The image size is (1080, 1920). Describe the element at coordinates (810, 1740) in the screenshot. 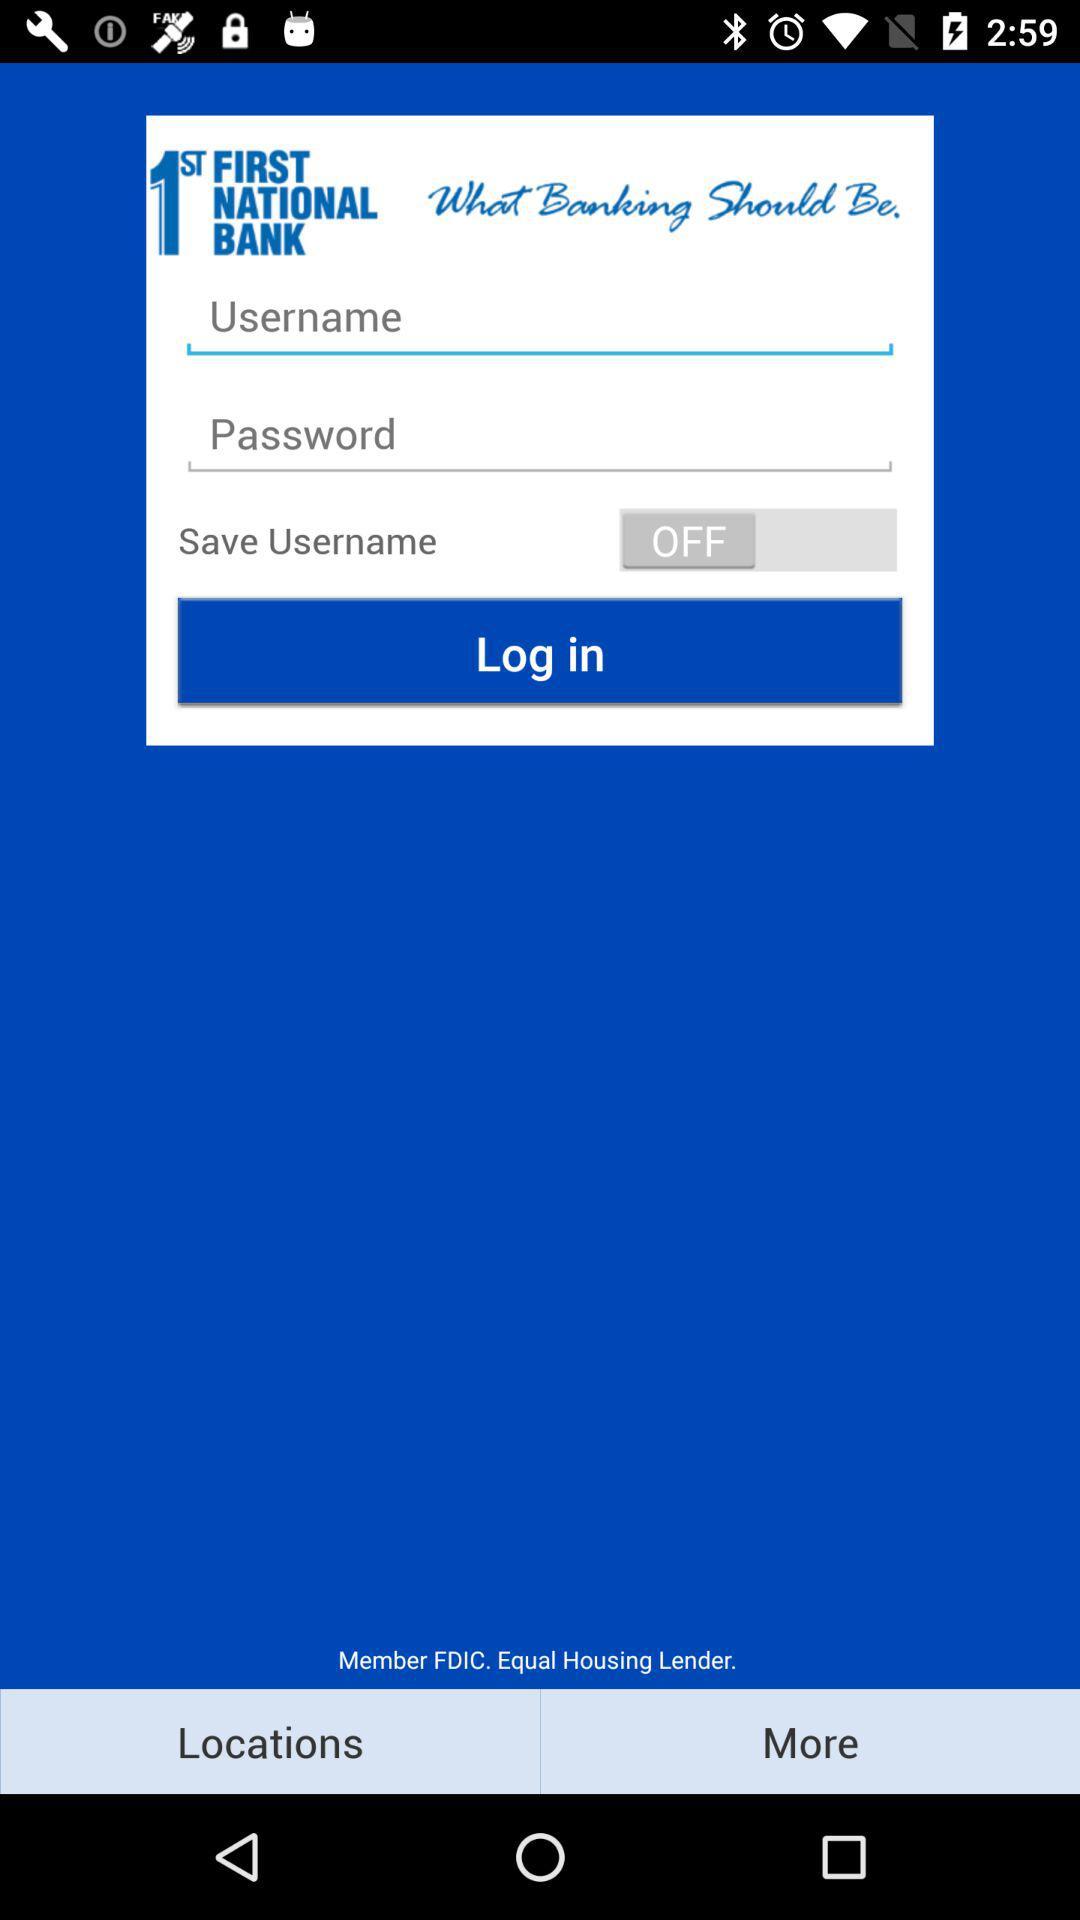

I see `item next to locations item` at that location.